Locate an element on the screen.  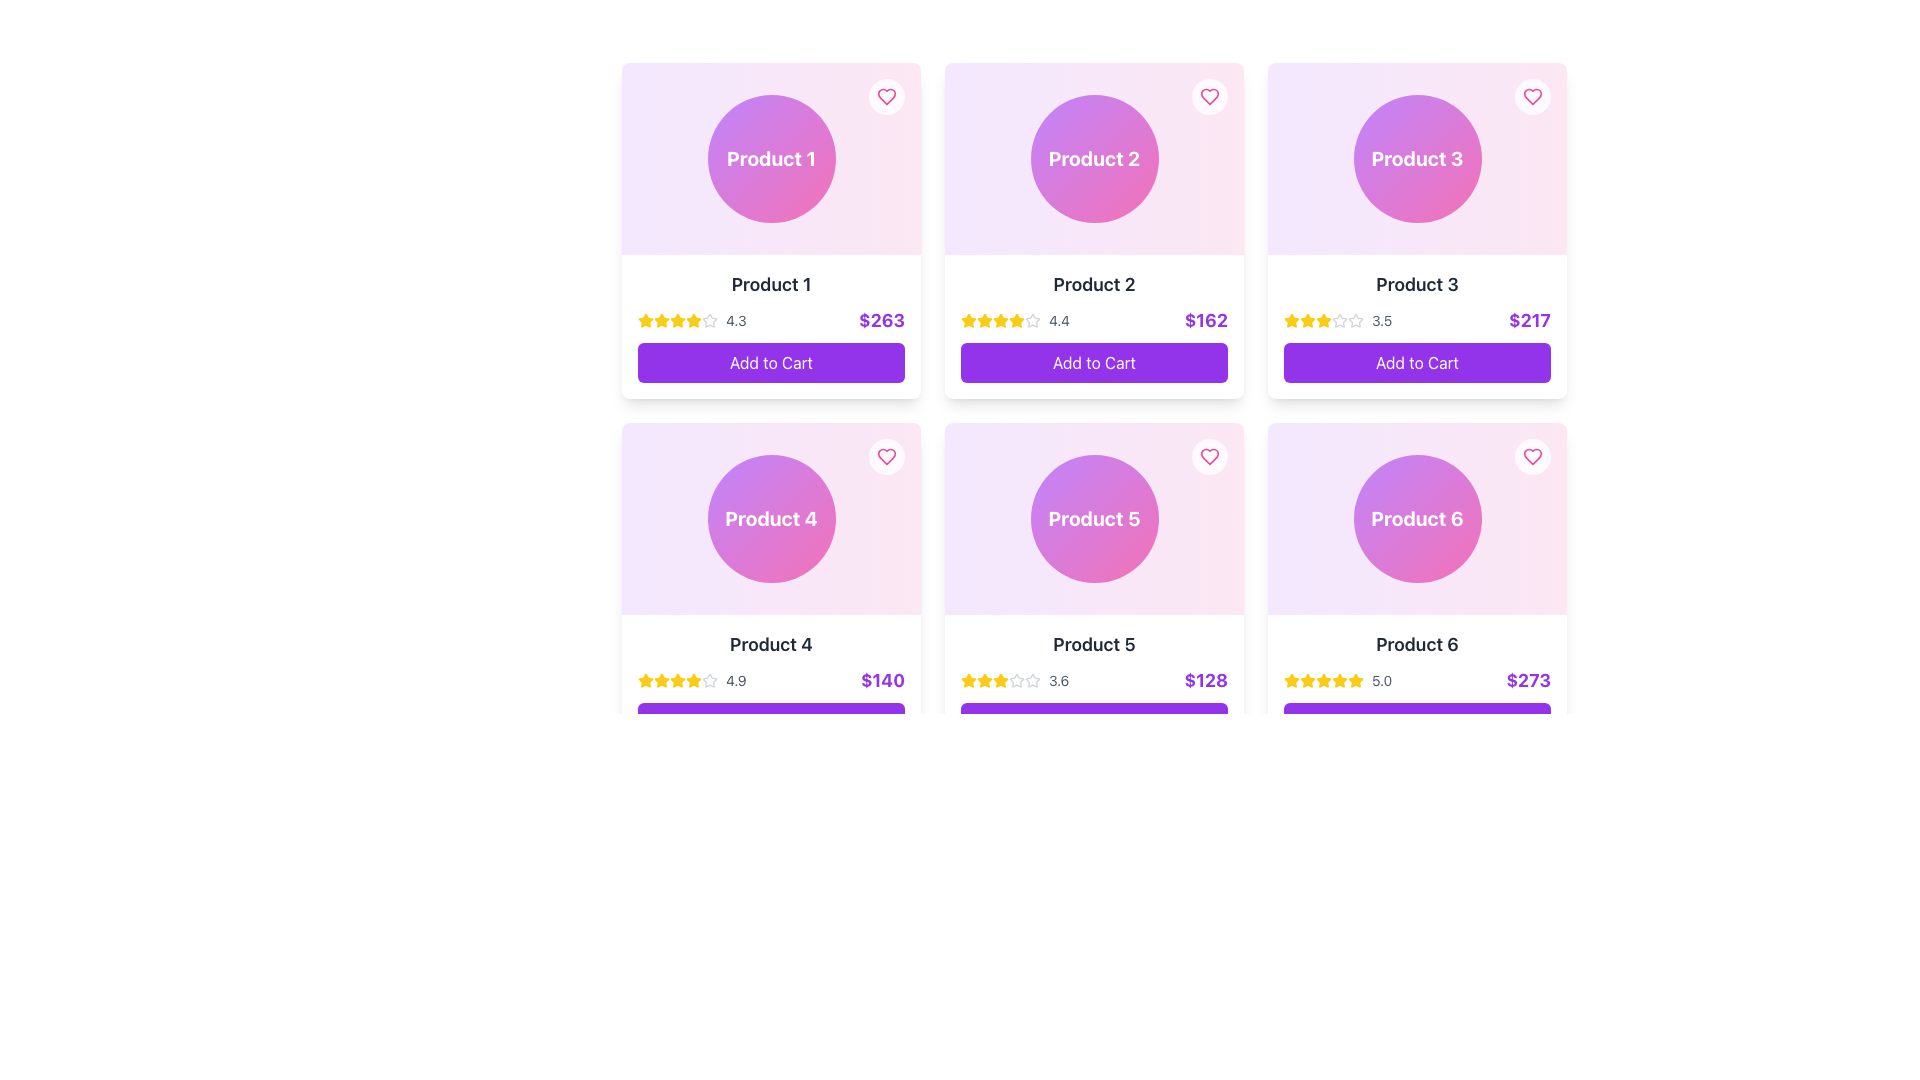
the yellow five-pointed star icon representing the third rating position in the 'Product 3' card is located at coordinates (1291, 319).